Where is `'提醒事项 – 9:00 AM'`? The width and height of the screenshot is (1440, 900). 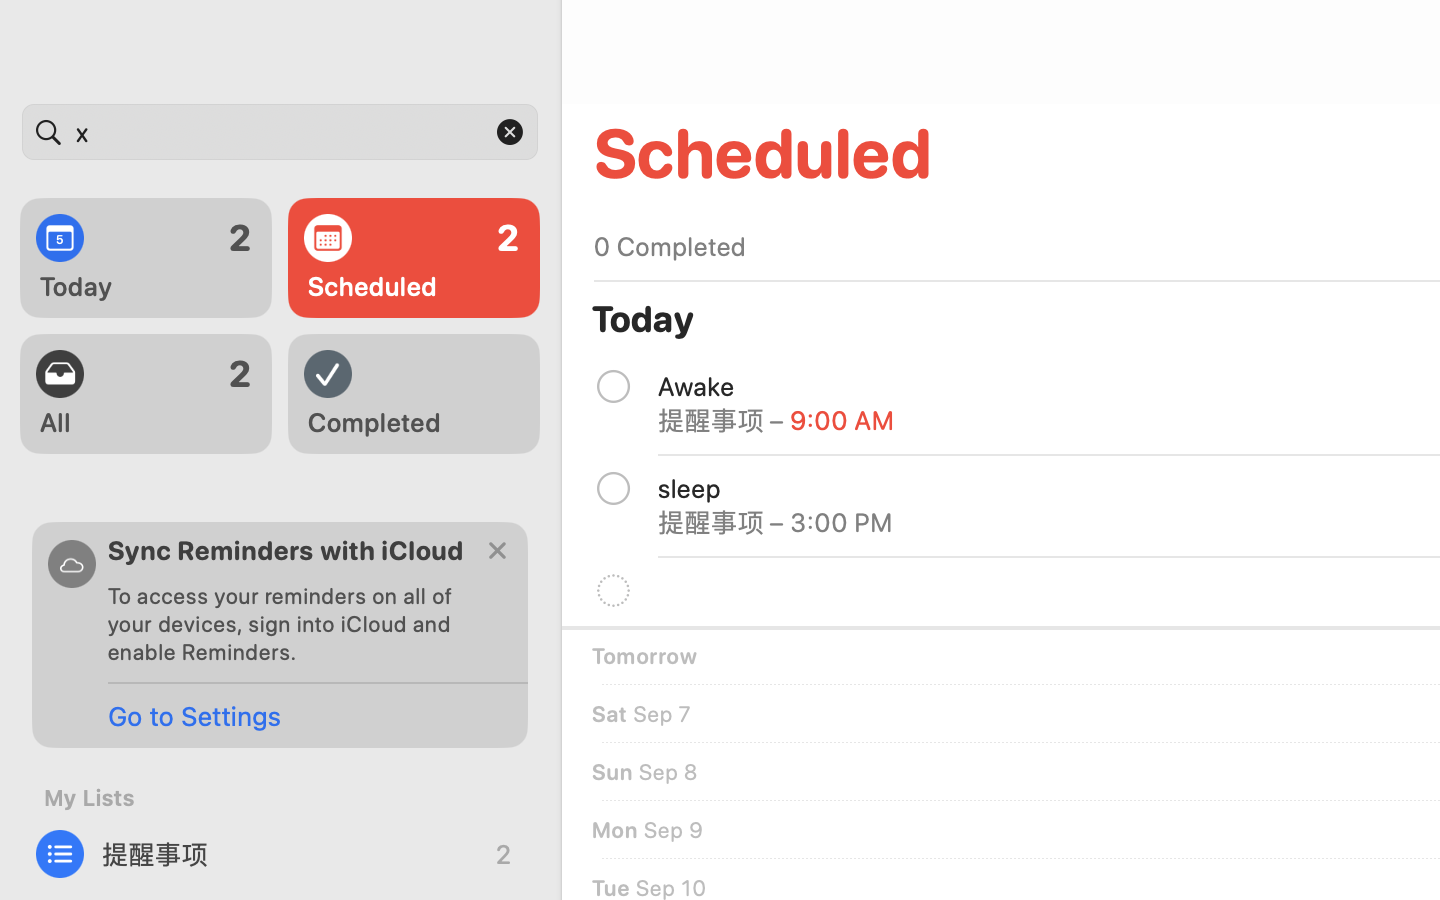 '提醒事项 – 9:00 AM' is located at coordinates (775, 420).